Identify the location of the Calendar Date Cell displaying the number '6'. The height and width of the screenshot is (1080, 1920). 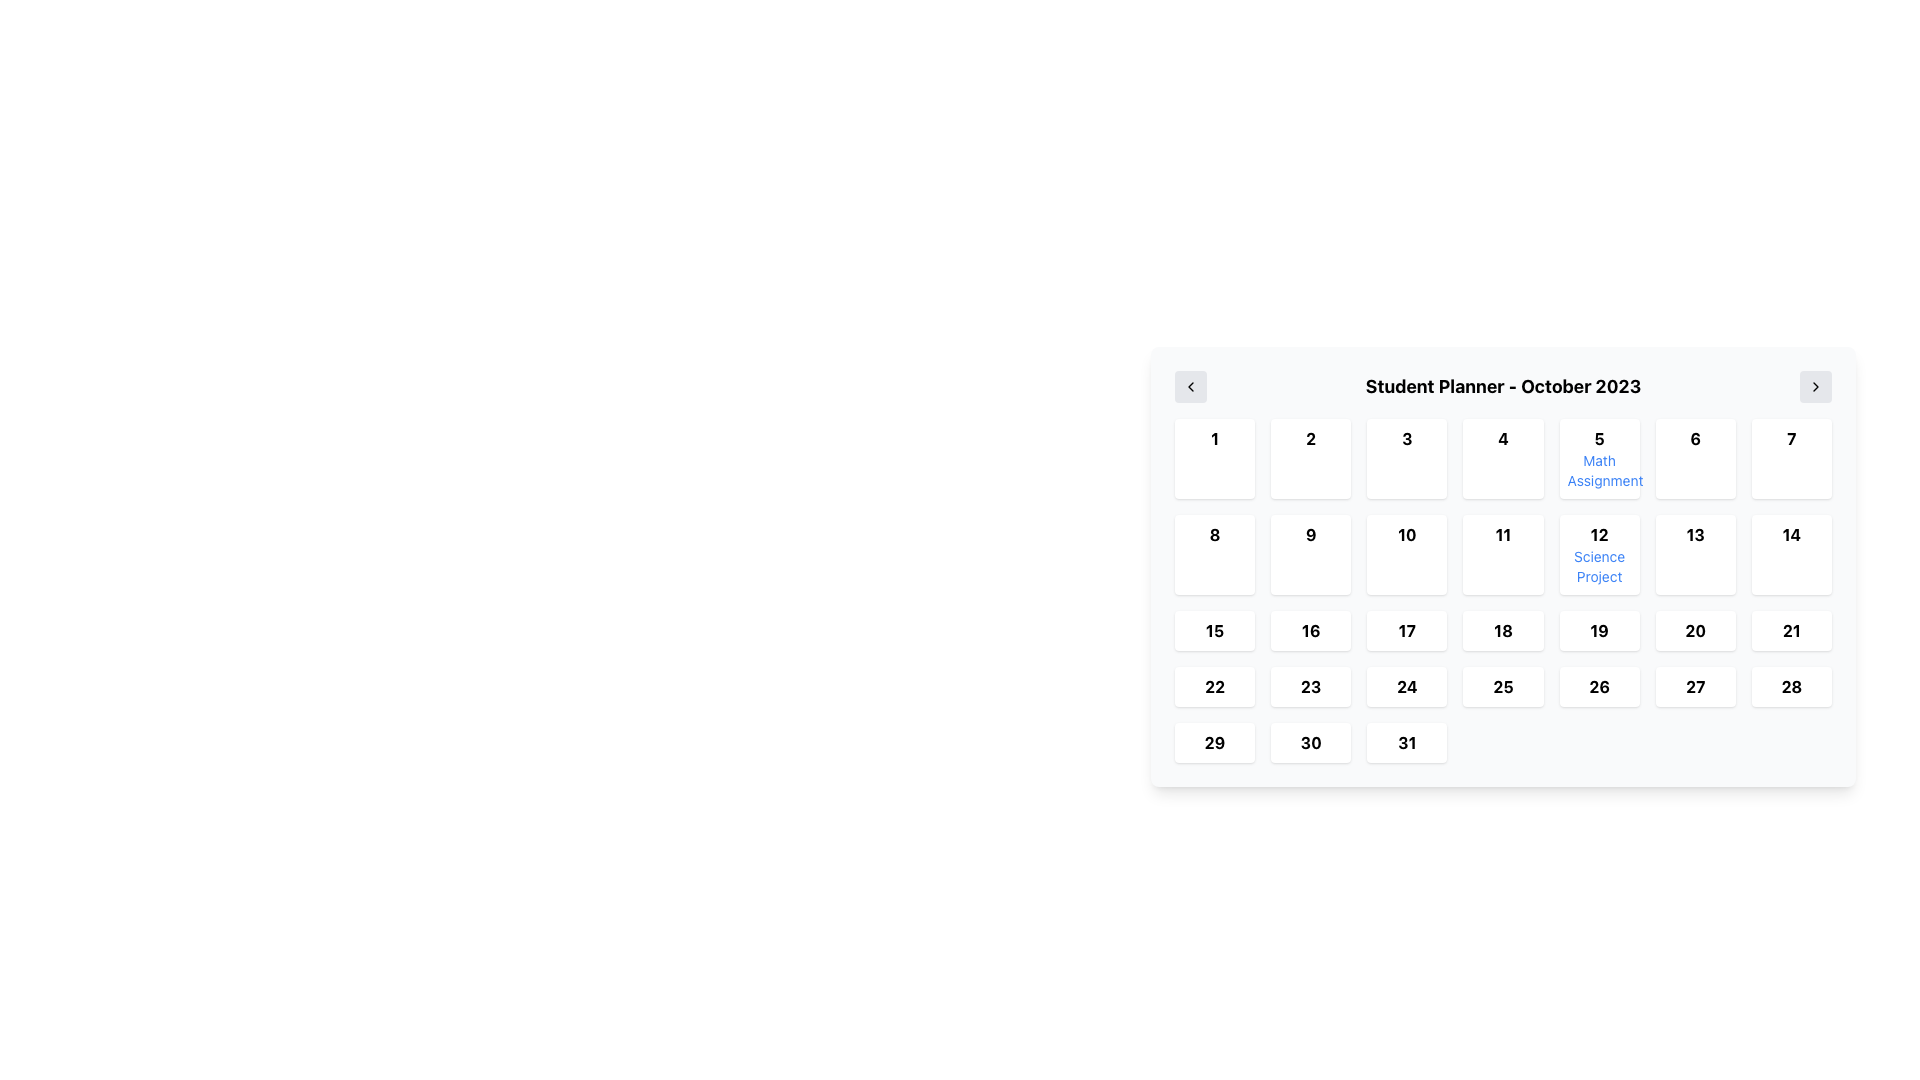
(1694, 459).